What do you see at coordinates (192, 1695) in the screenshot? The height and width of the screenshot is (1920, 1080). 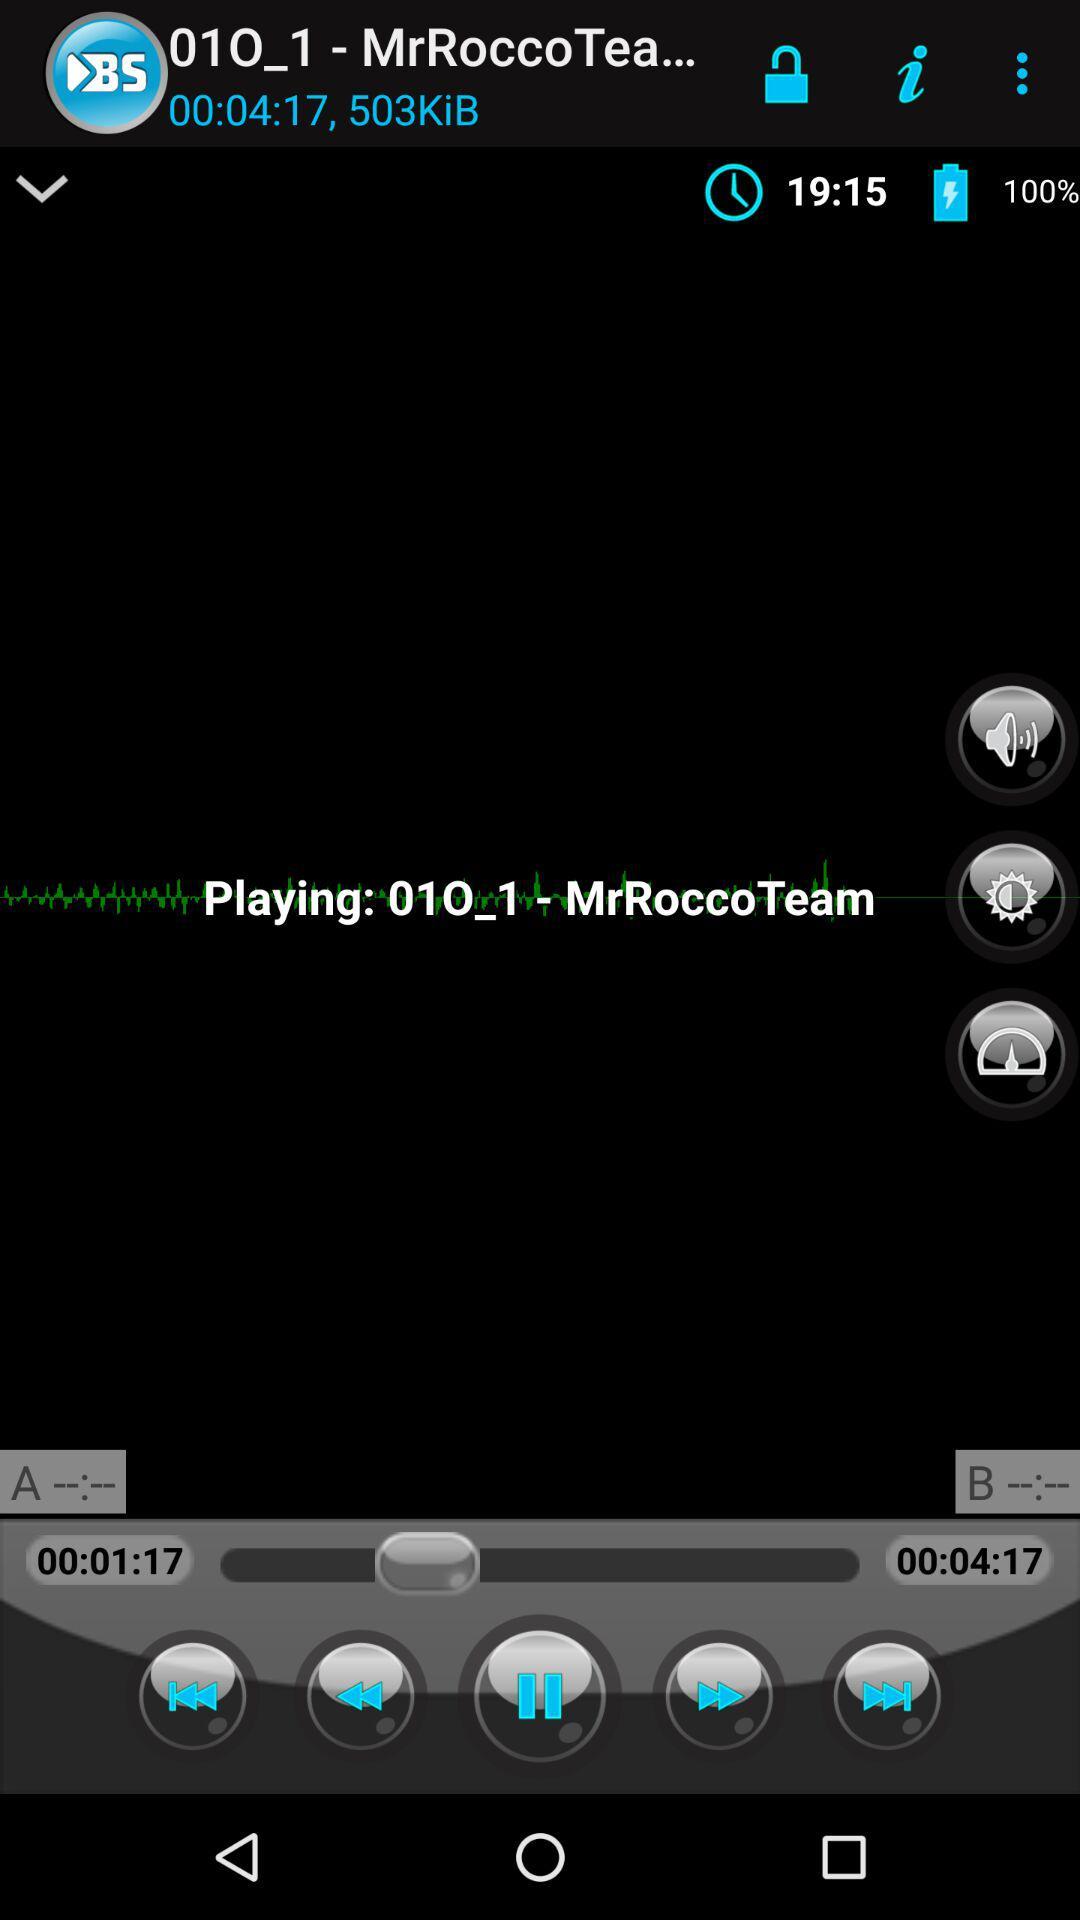 I see `previous track` at bounding box center [192, 1695].